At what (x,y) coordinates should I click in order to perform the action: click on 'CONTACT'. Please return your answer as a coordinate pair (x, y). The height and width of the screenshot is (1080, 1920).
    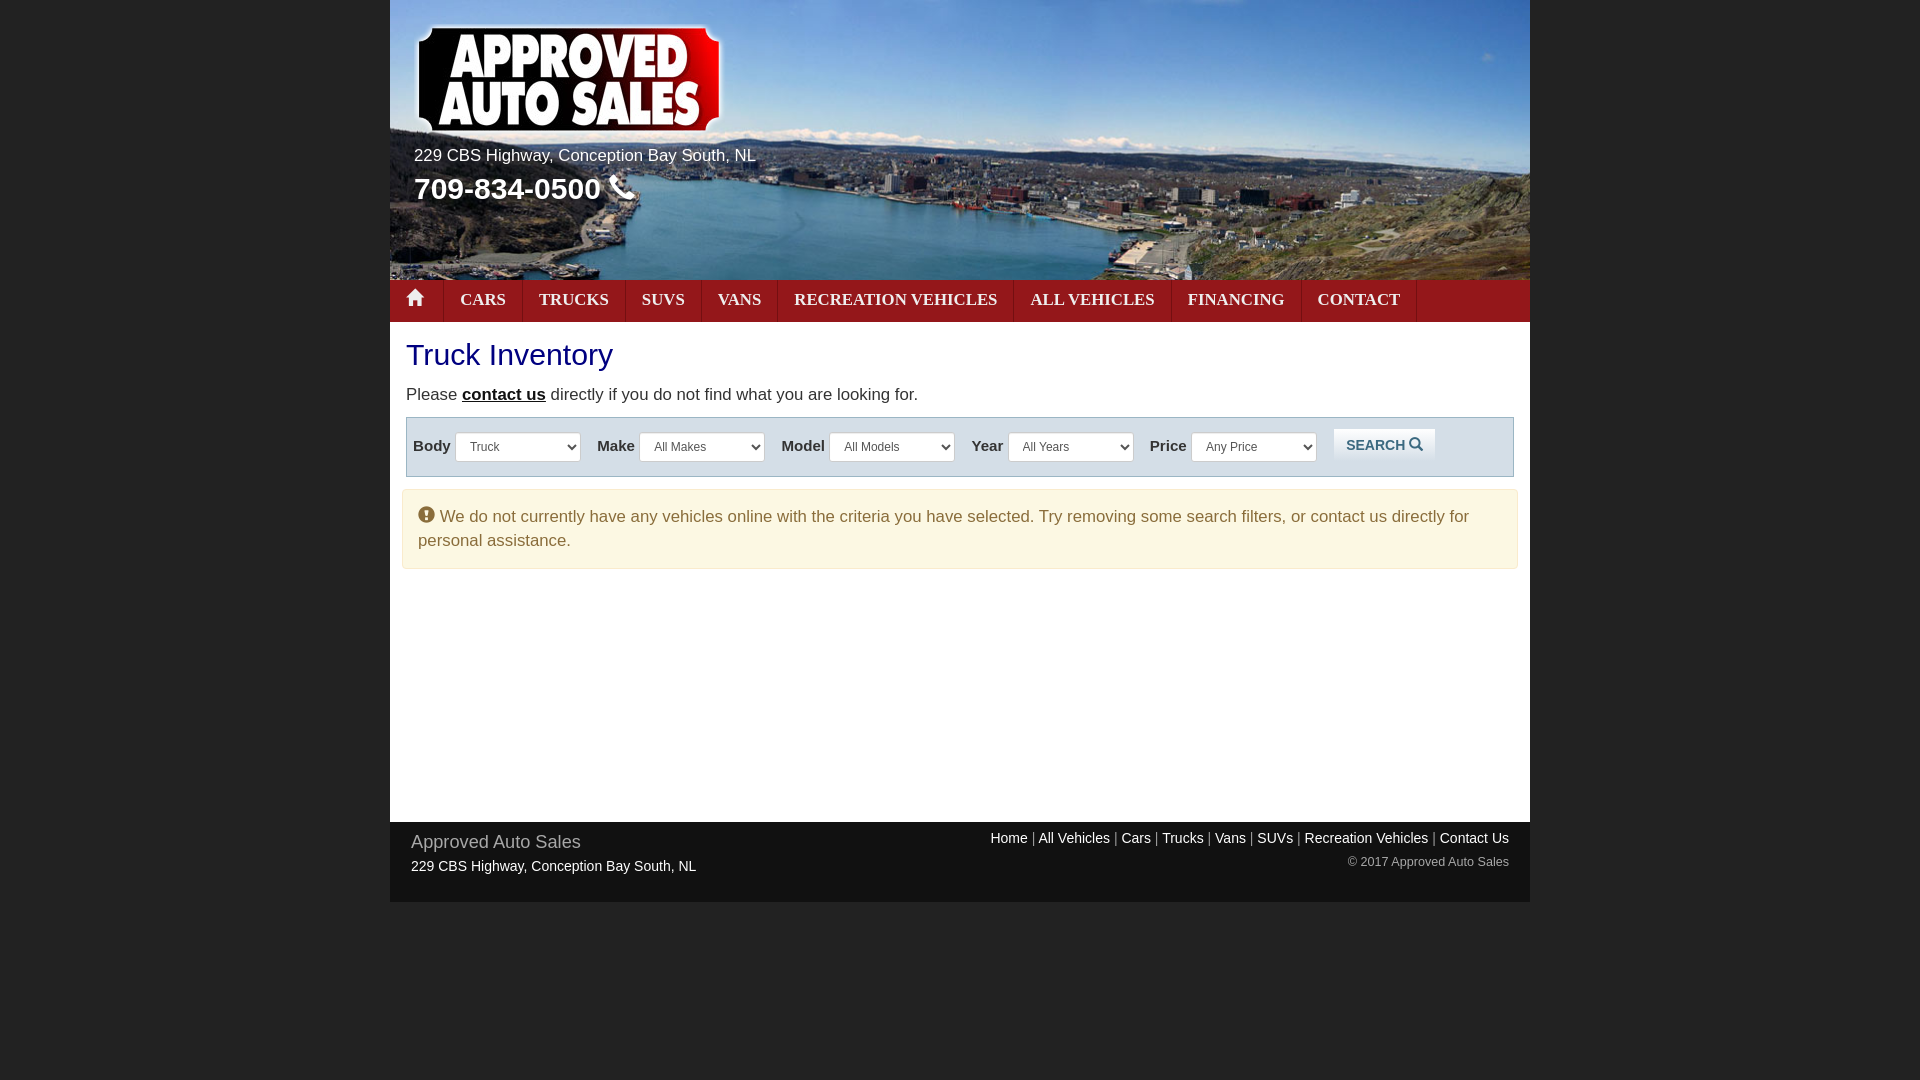
    Looking at the image, I should click on (1359, 300).